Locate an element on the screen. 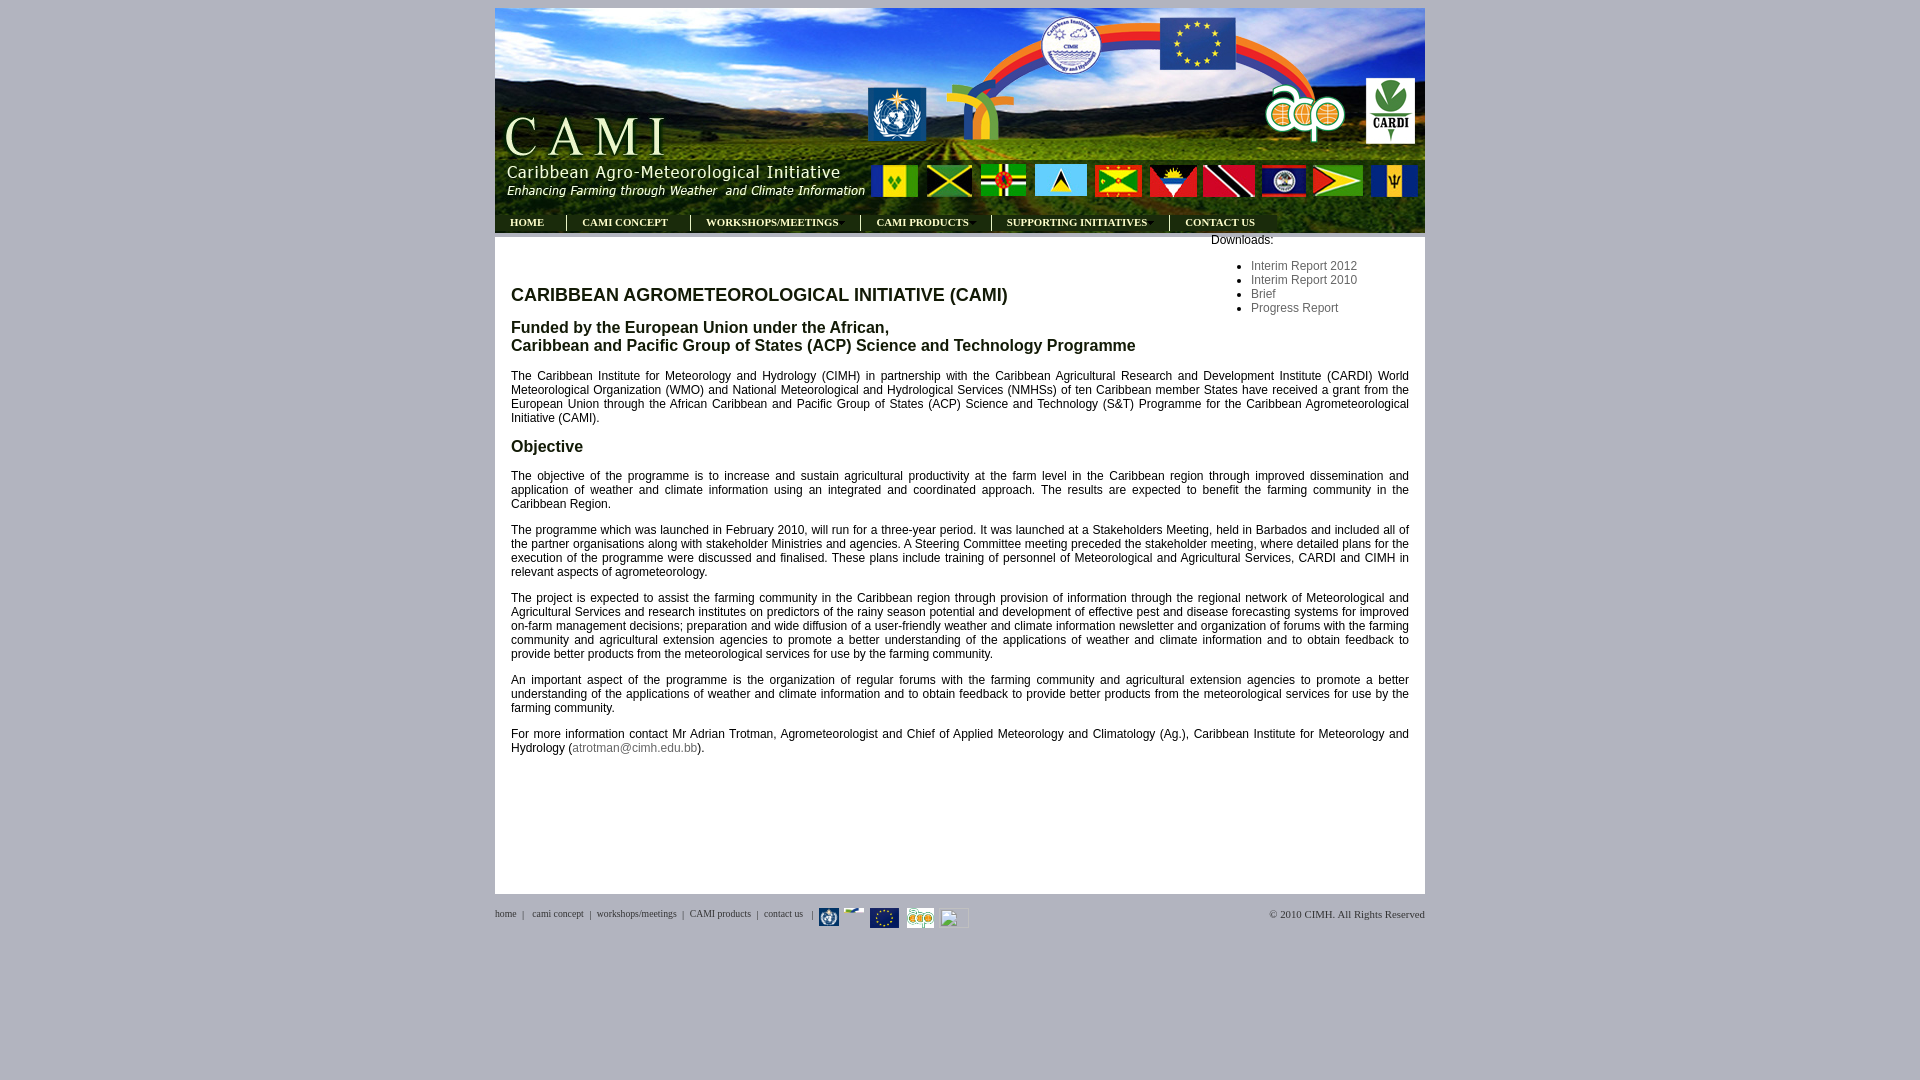 The height and width of the screenshot is (1080, 1920). 'home' is located at coordinates (505, 913).